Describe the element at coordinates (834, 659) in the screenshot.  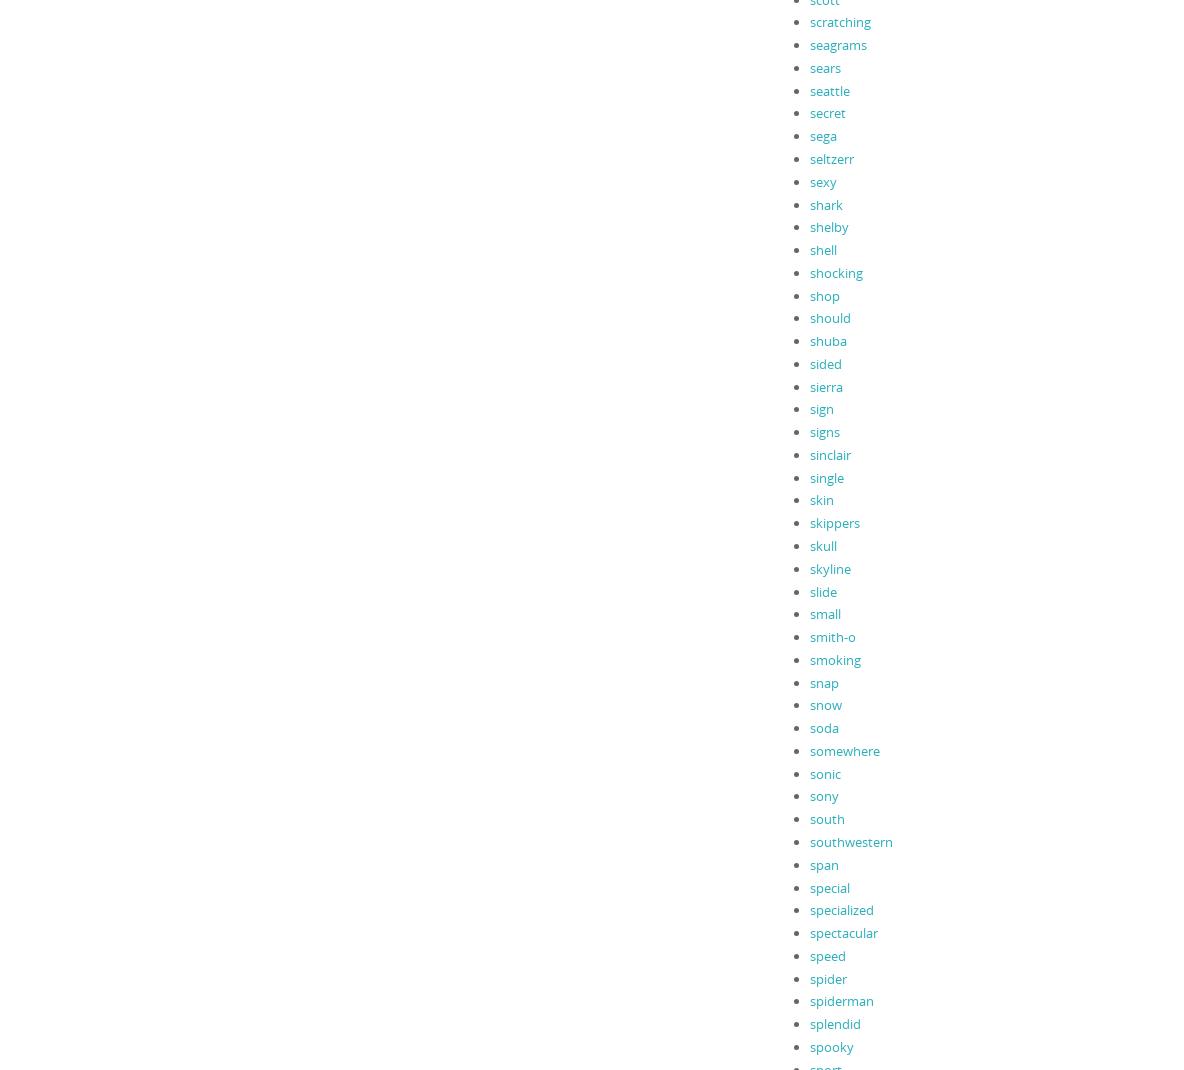
I see `'smoking'` at that location.